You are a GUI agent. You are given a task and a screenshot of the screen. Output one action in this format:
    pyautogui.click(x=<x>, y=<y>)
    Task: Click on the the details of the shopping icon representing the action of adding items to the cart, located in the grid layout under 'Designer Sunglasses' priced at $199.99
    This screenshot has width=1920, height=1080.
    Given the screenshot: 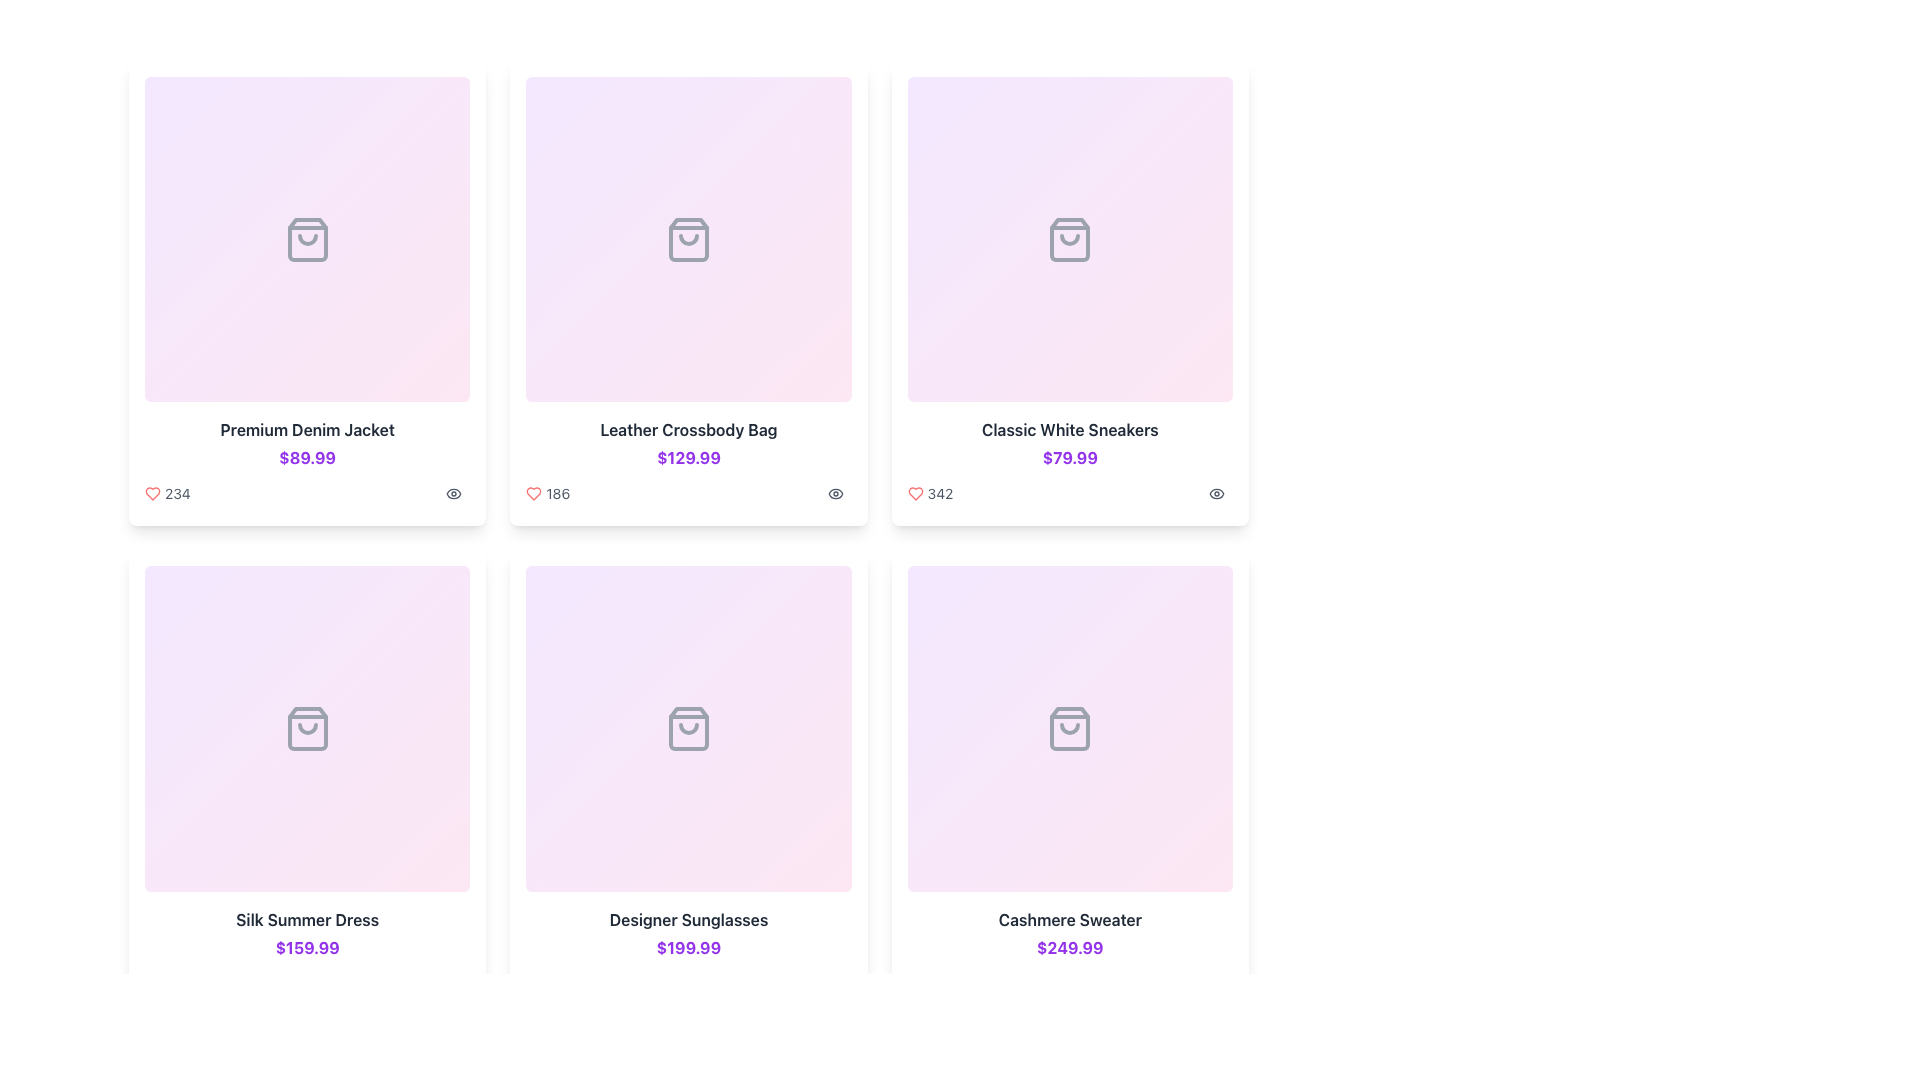 What is the action you would take?
    pyautogui.click(x=688, y=729)
    